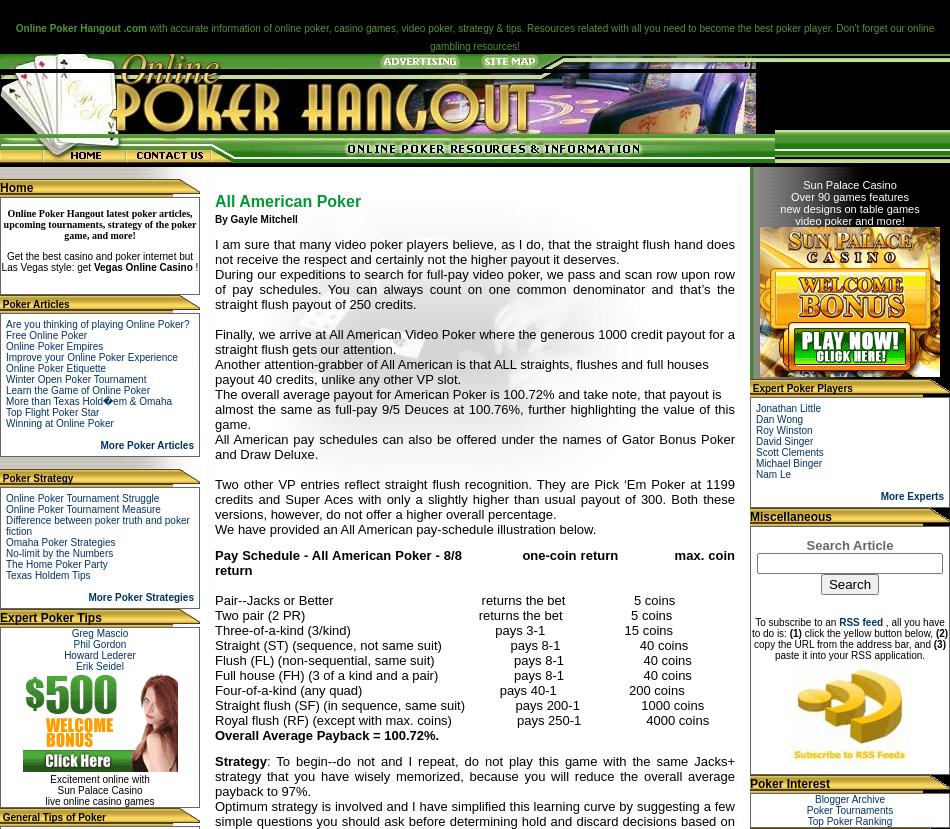  I want to click on 'To subscribe to an', so click(753, 622).